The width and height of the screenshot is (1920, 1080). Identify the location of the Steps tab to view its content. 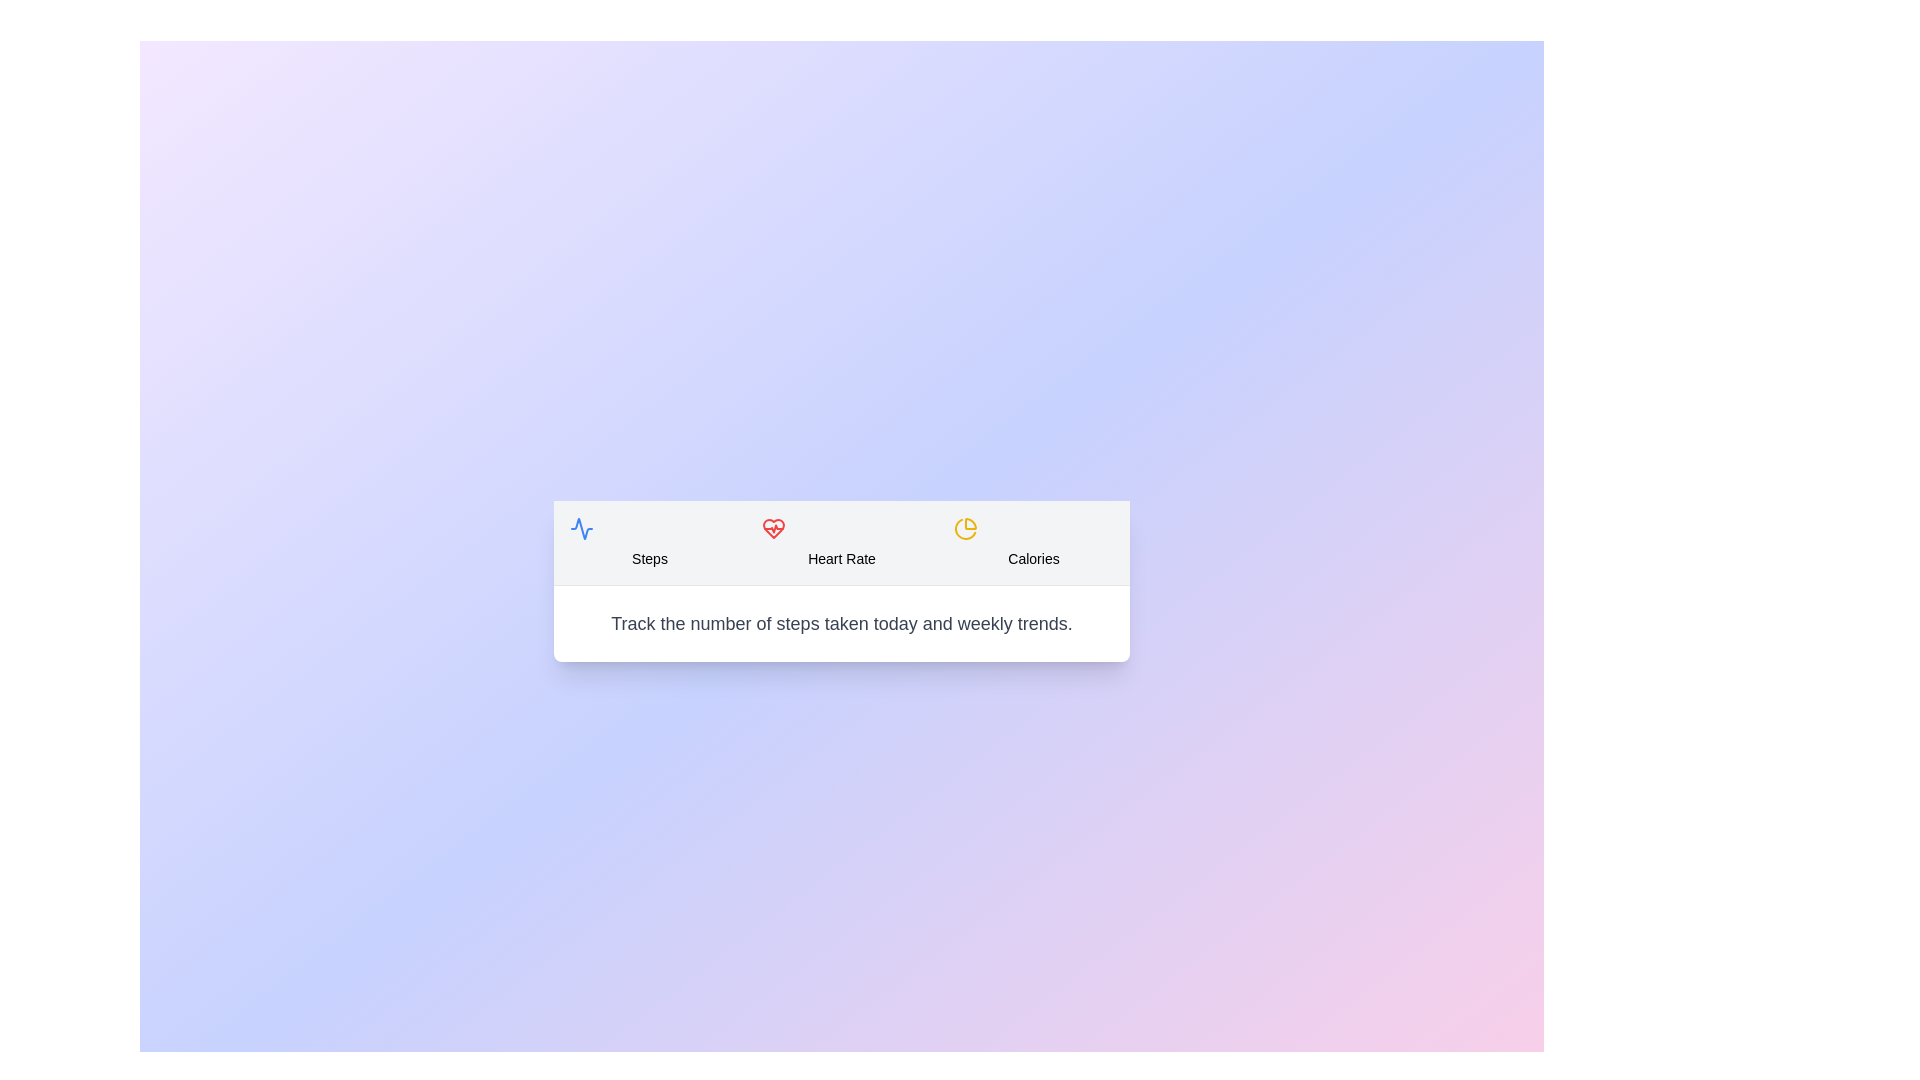
(649, 542).